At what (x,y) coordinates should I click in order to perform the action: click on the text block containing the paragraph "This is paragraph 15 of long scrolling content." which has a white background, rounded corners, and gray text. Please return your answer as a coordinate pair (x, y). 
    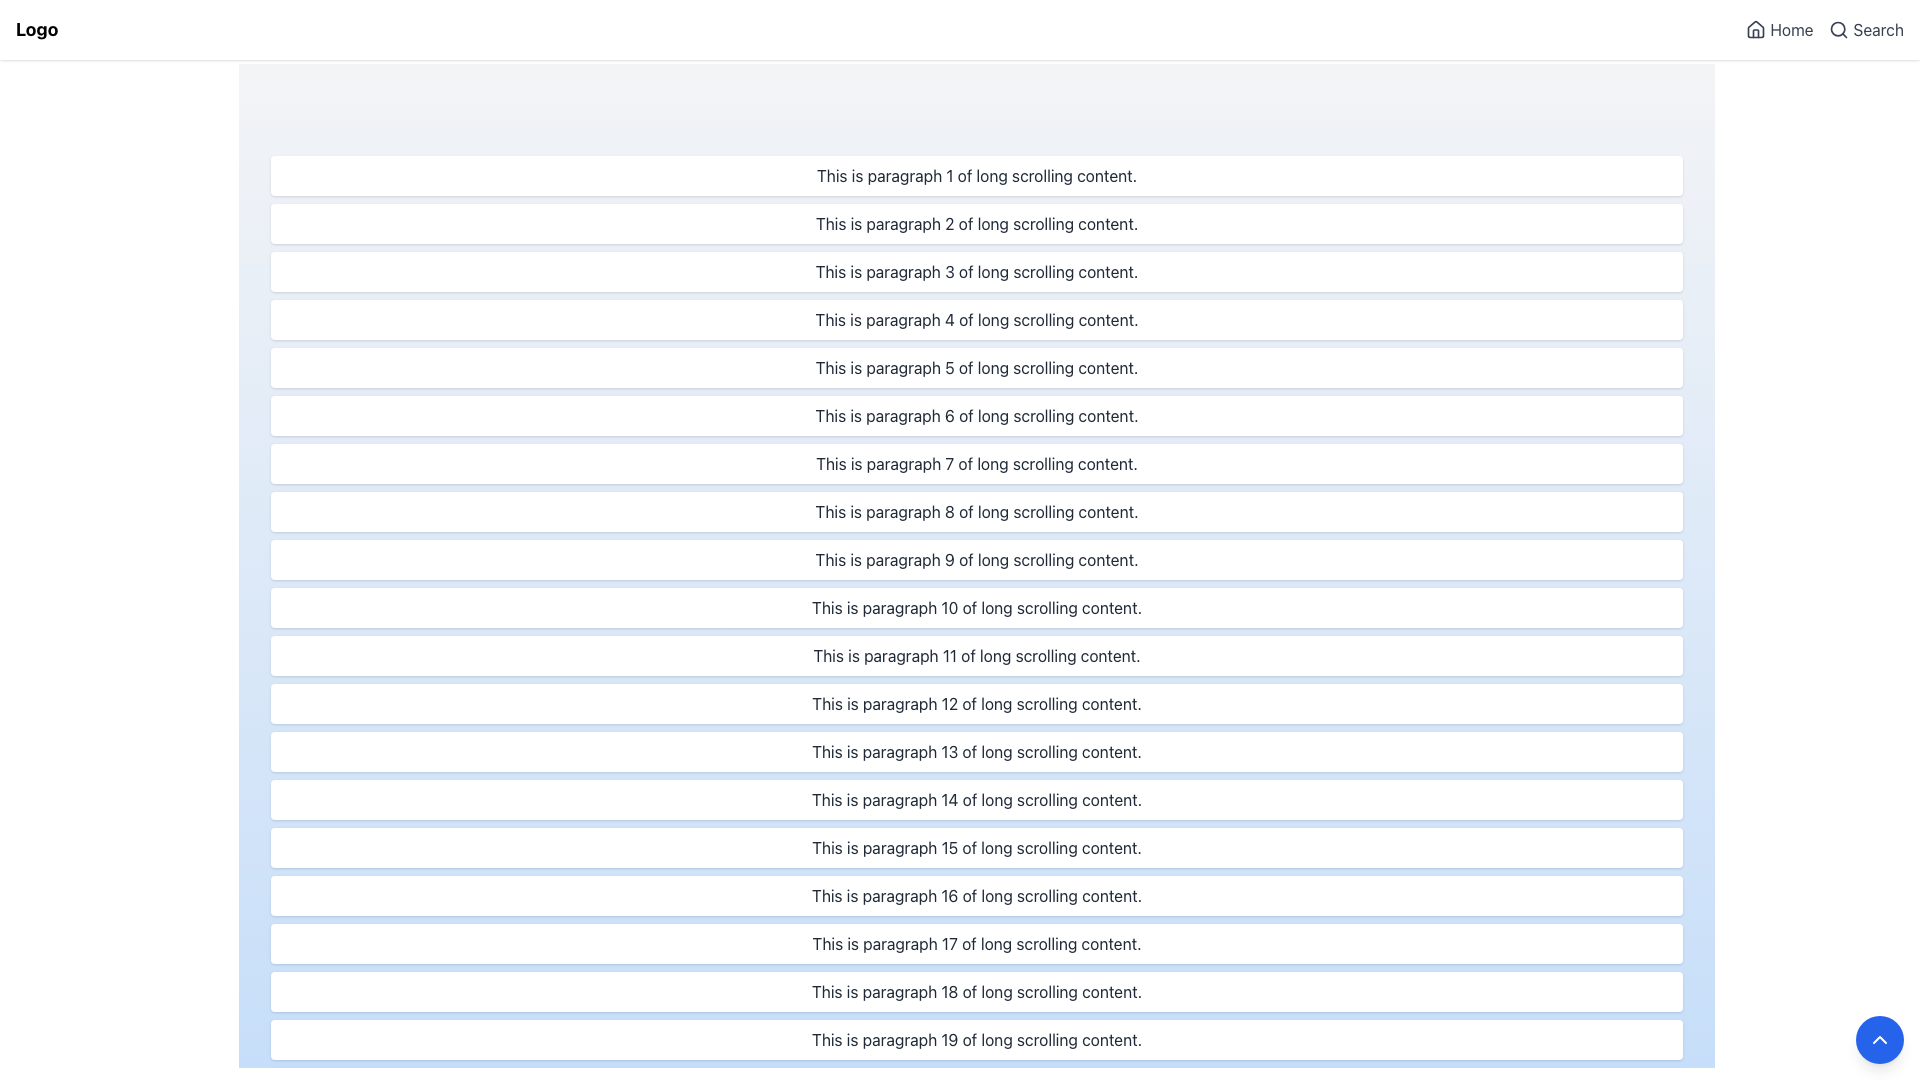
    Looking at the image, I should click on (977, 848).